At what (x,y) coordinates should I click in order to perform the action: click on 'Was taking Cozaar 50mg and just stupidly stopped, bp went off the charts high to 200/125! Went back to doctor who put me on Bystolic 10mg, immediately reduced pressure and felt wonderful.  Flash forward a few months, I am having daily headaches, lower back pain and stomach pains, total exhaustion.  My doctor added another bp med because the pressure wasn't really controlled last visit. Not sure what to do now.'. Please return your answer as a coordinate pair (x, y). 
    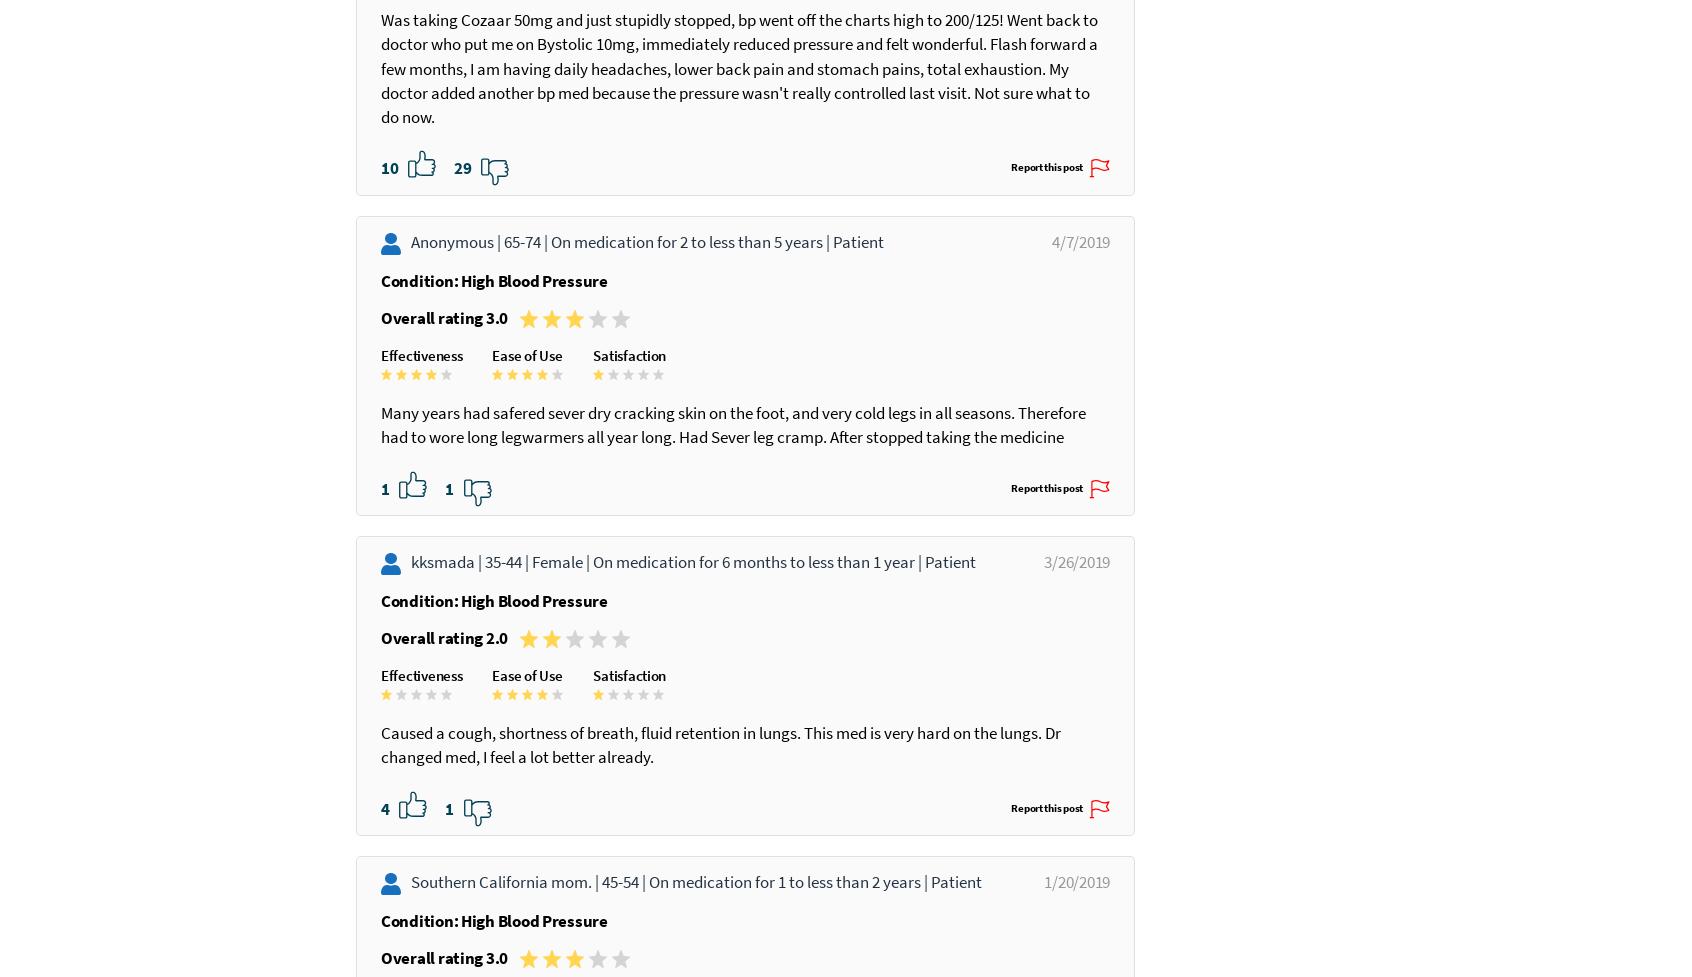
    Looking at the image, I should click on (729, 164).